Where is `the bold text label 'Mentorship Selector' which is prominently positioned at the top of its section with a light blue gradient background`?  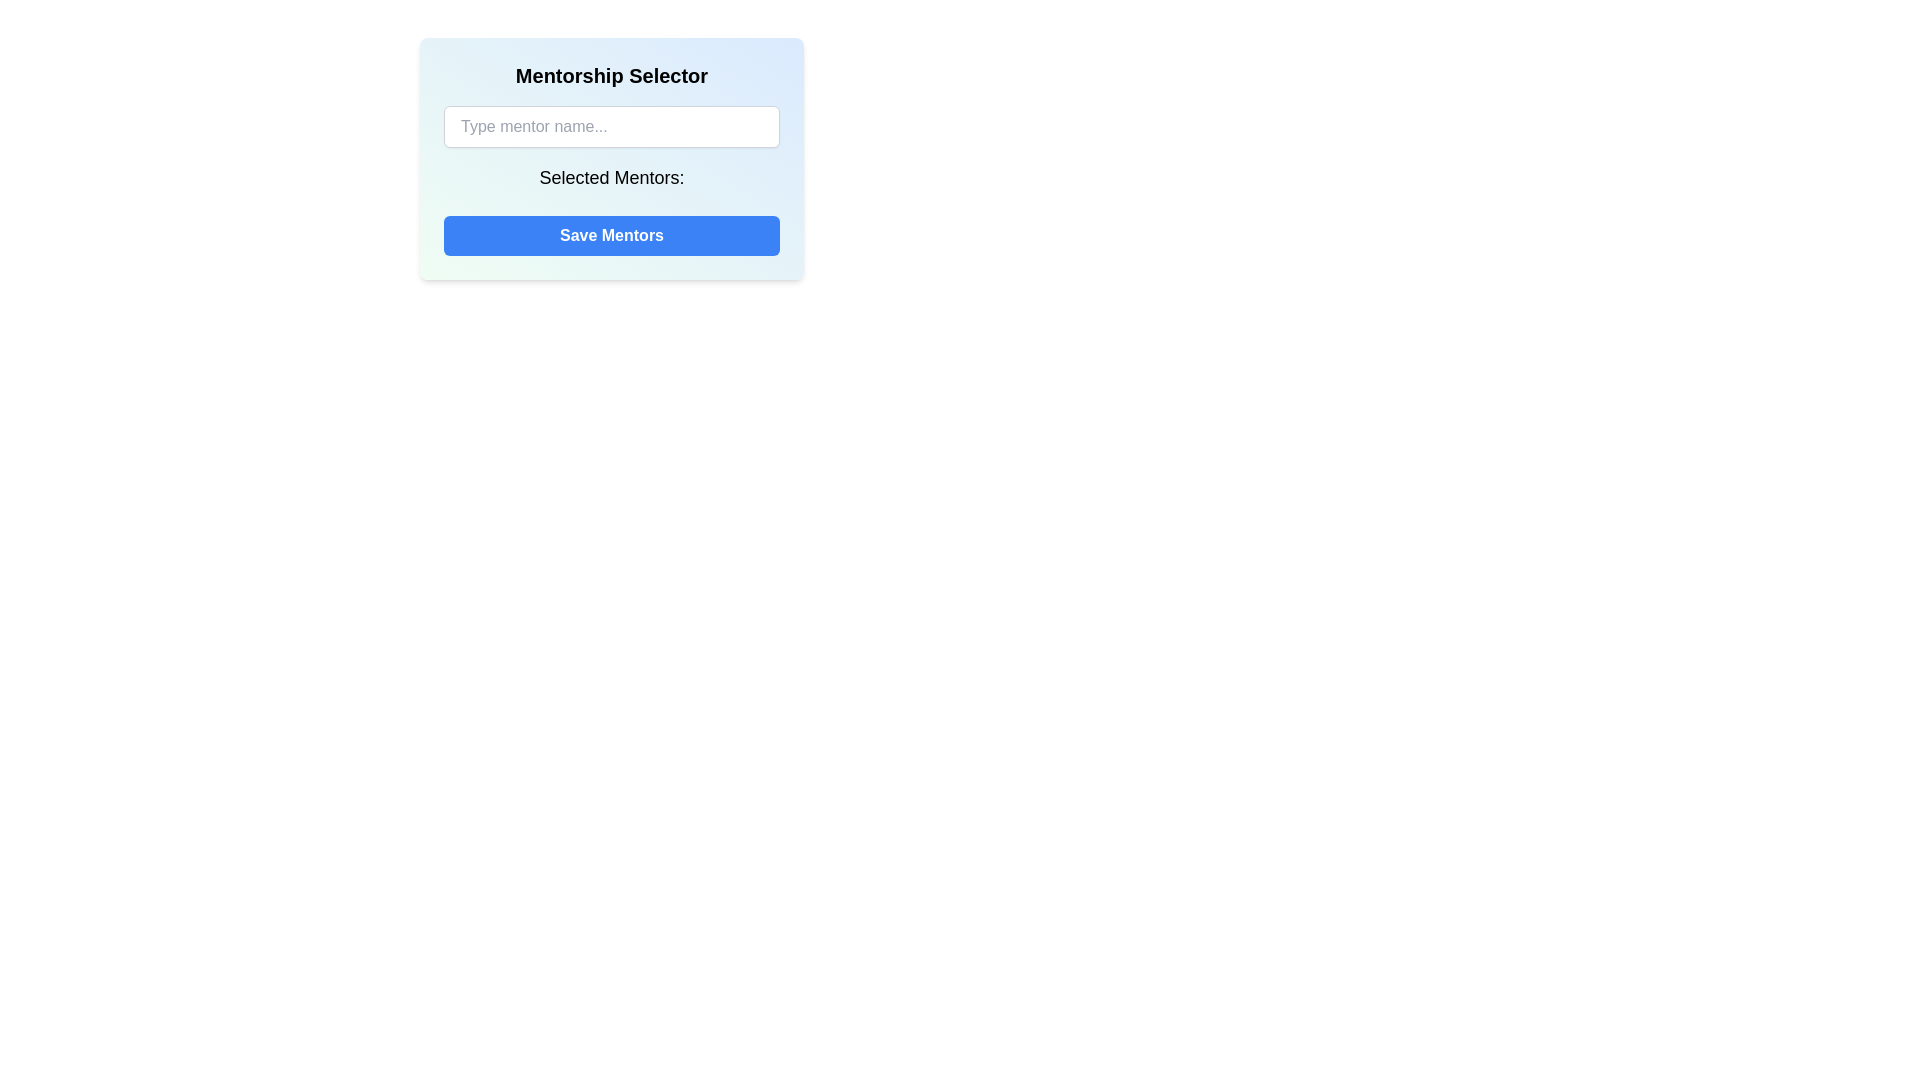 the bold text label 'Mentorship Selector' which is prominently positioned at the top of its section with a light blue gradient background is located at coordinates (610, 75).